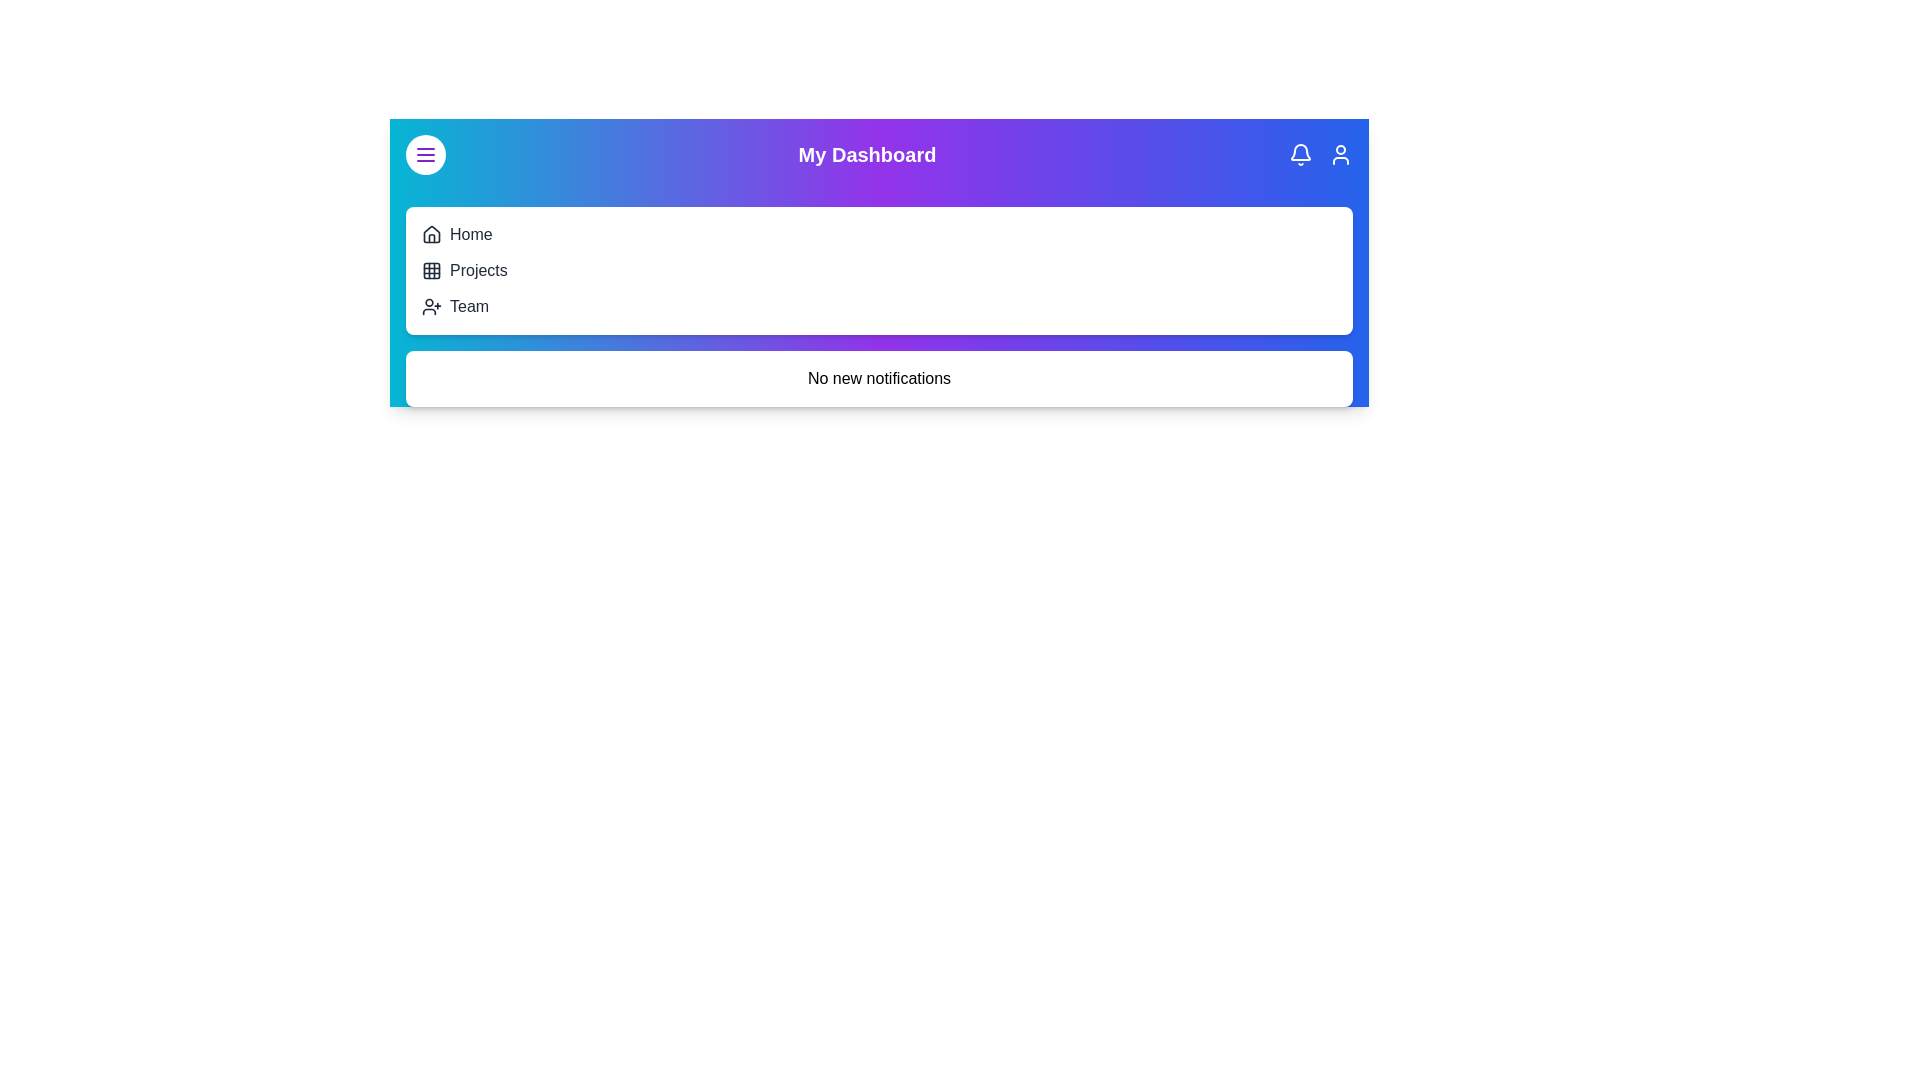  I want to click on the bell icon to toggle the notifications section, so click(1300, 153).